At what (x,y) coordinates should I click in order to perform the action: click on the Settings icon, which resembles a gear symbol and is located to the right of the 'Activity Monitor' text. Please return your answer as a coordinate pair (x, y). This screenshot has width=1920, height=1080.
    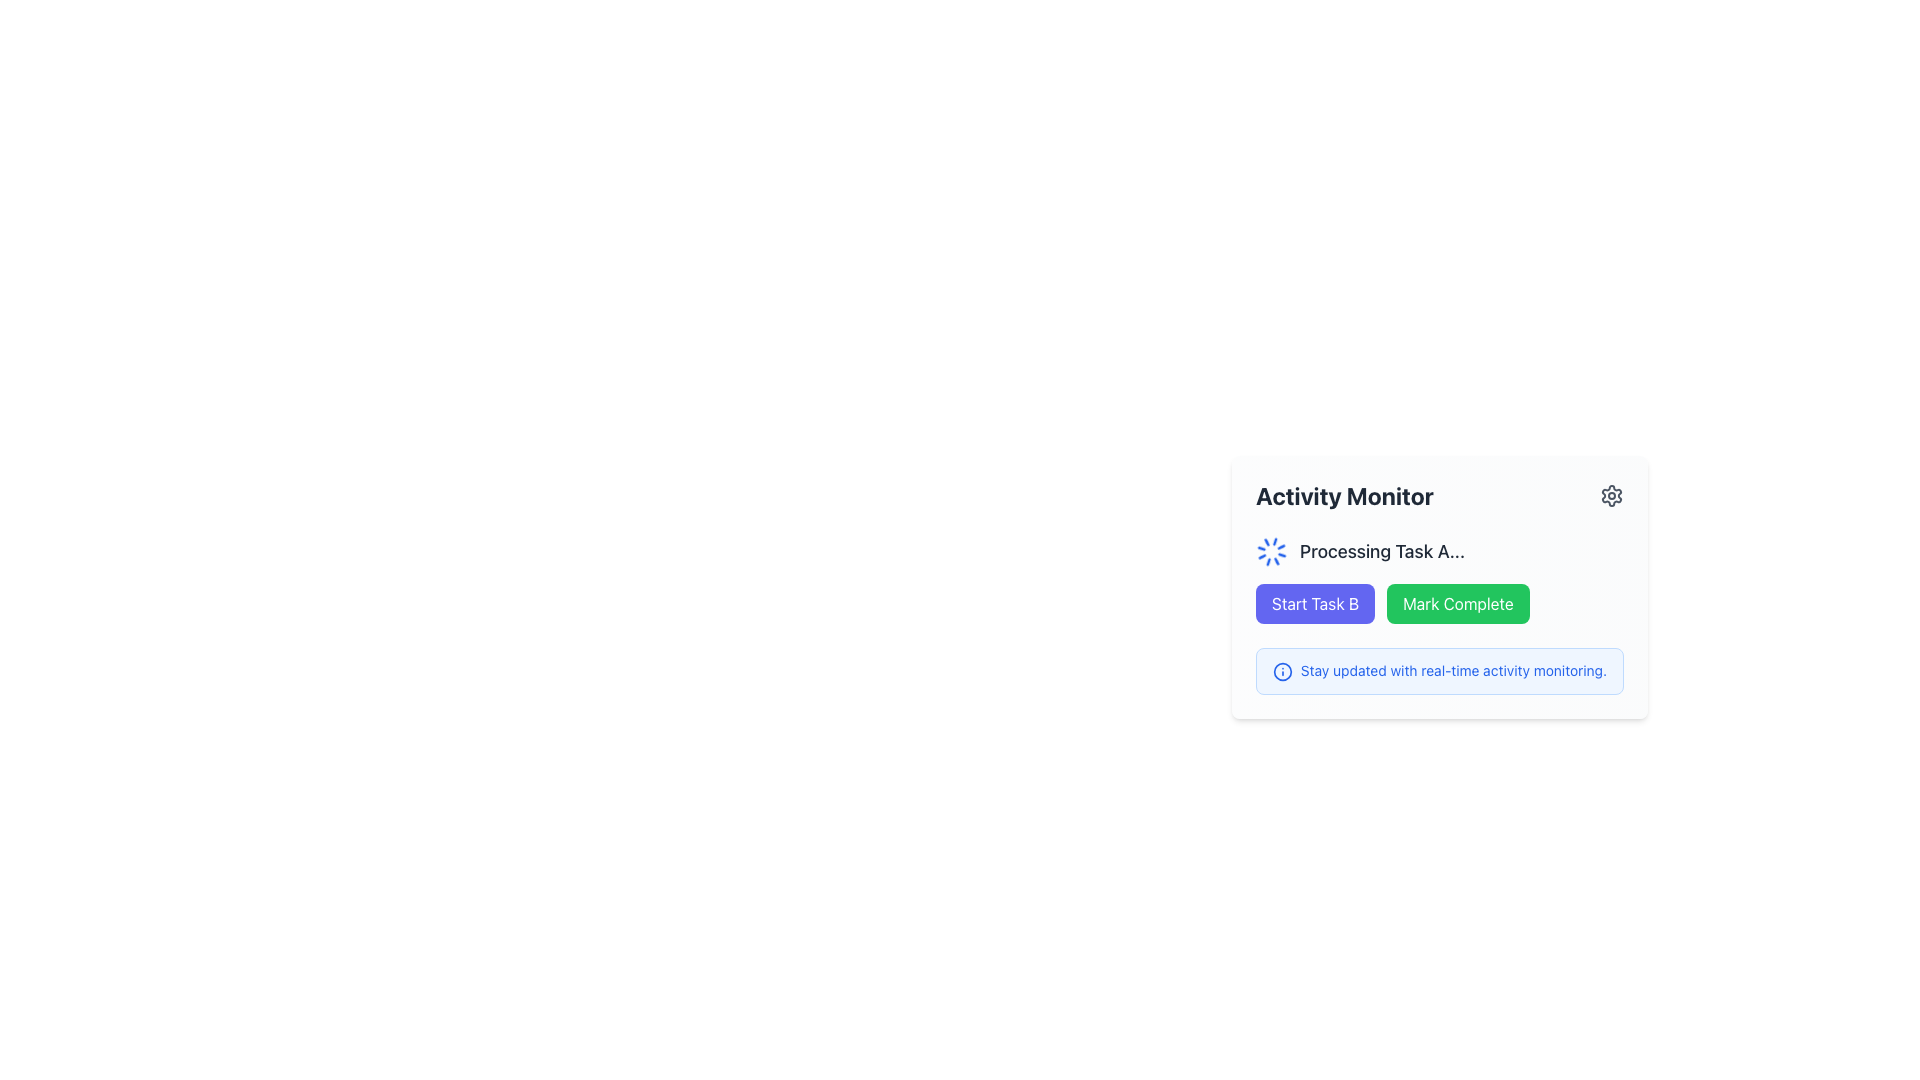
    Looking at the image, I should click on (1612, 495).